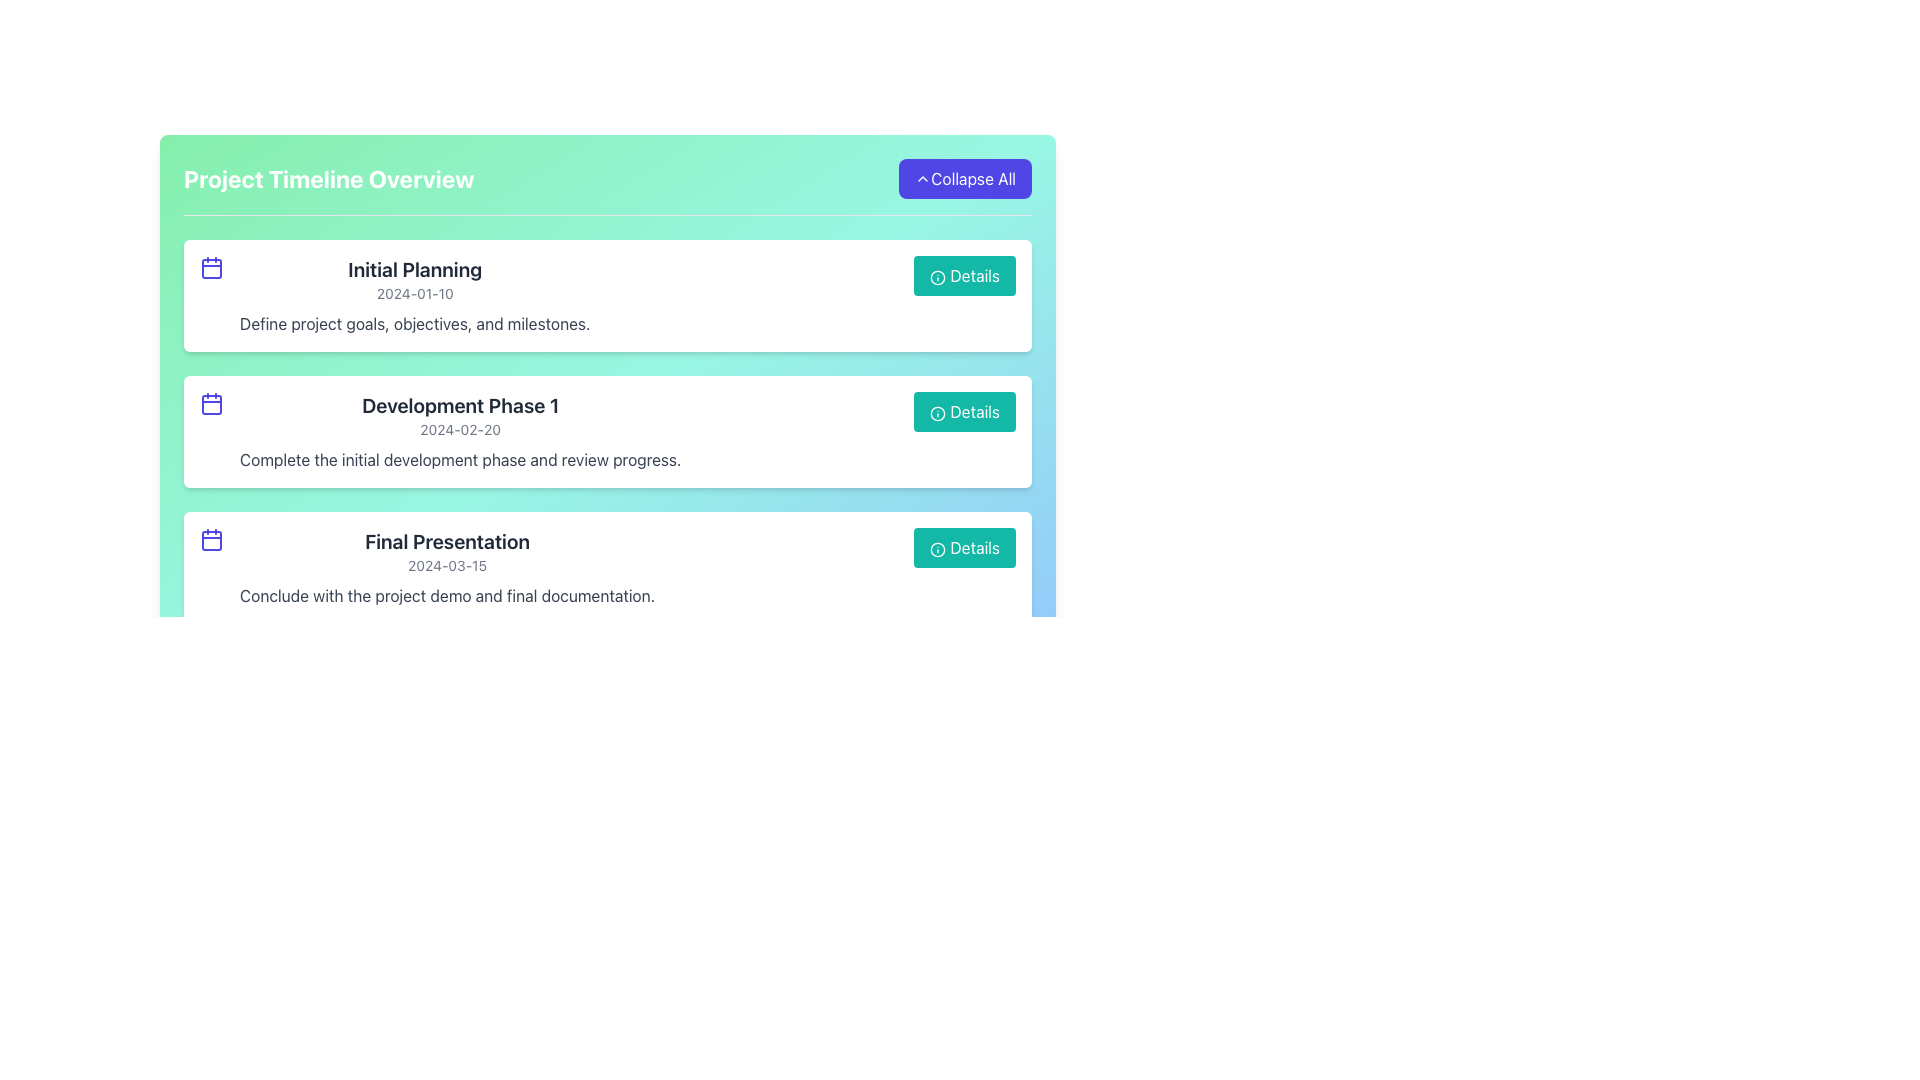 Image resolution: width=1920 pixels, height=1080 pixels. What do you see at coordinates (446, 566) in the screenshot?
I see `the static text label that represents the date for the timeline entry 'Final Presentation', located in the third timeline item` at bounding box center [446, 566].